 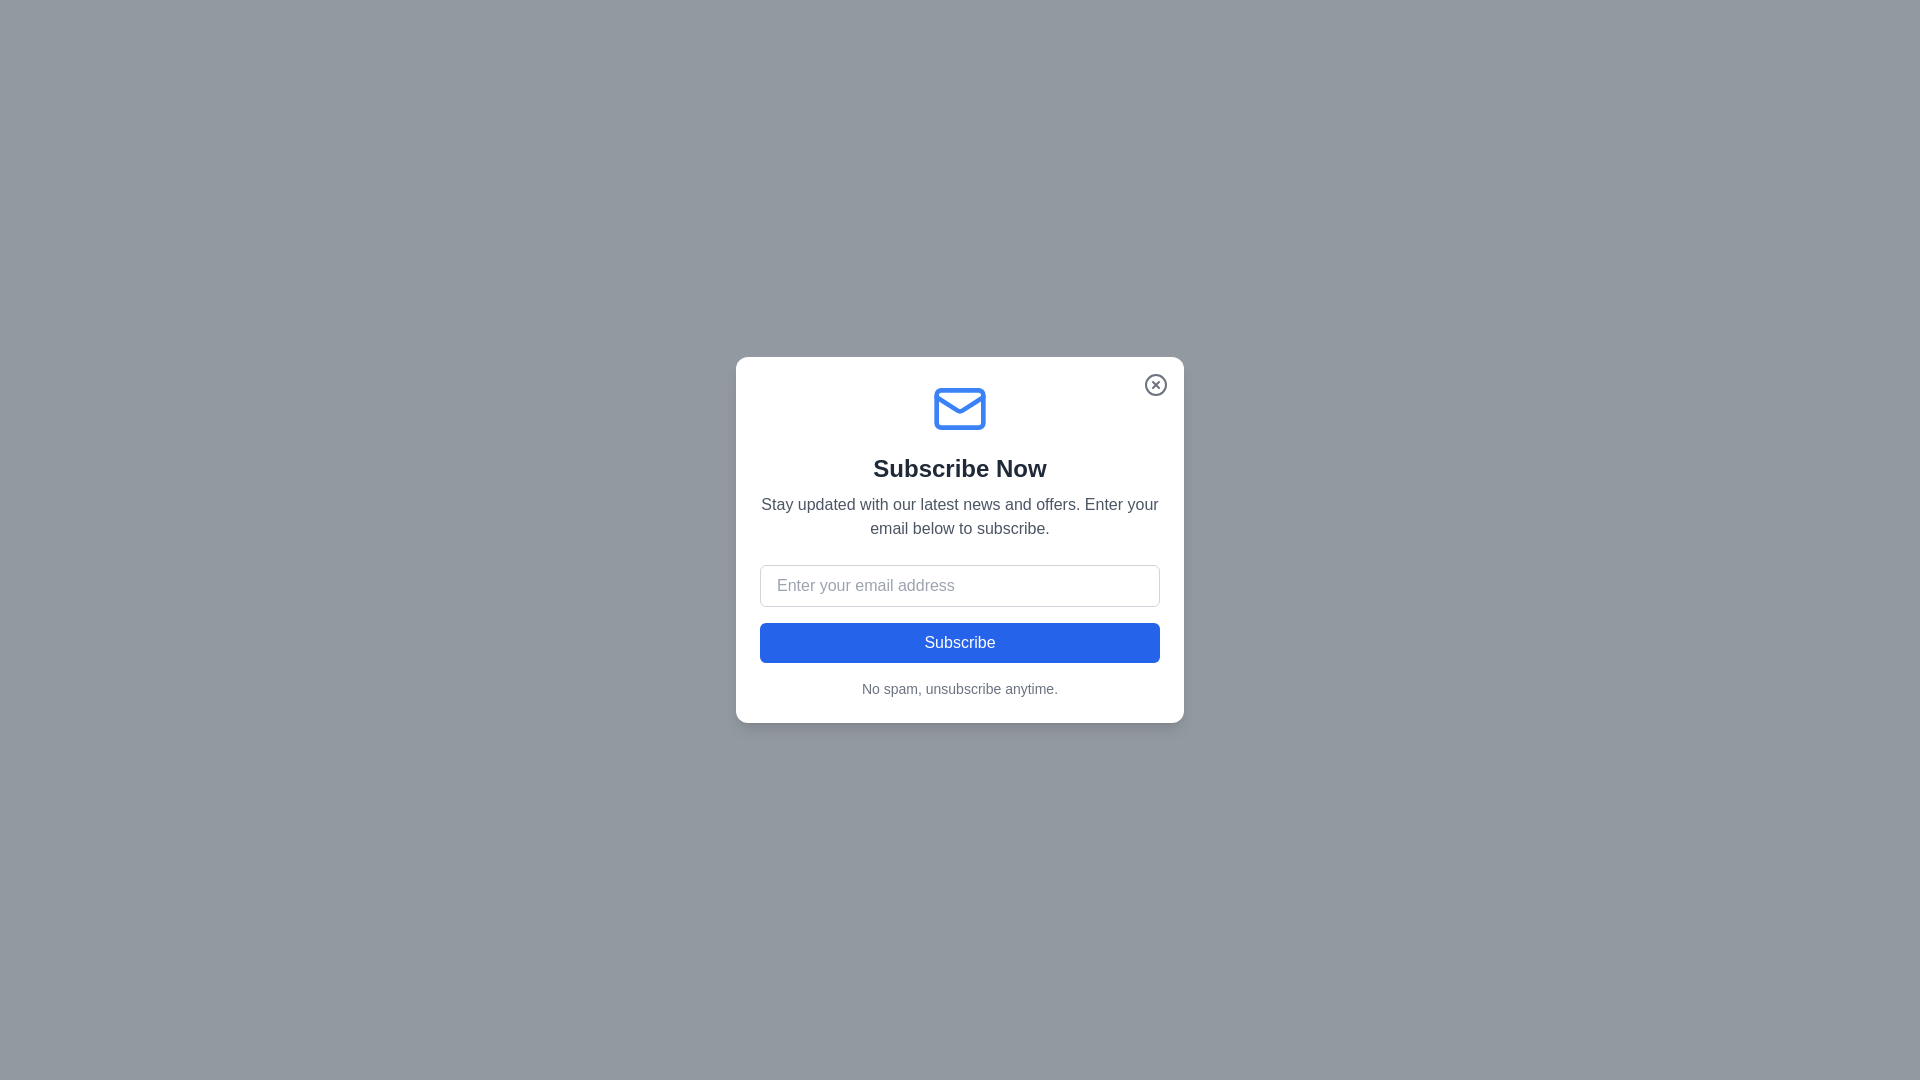 I want to click on the informational text at the bottom of the dialog to inspect it, so click(x=960, y=688).